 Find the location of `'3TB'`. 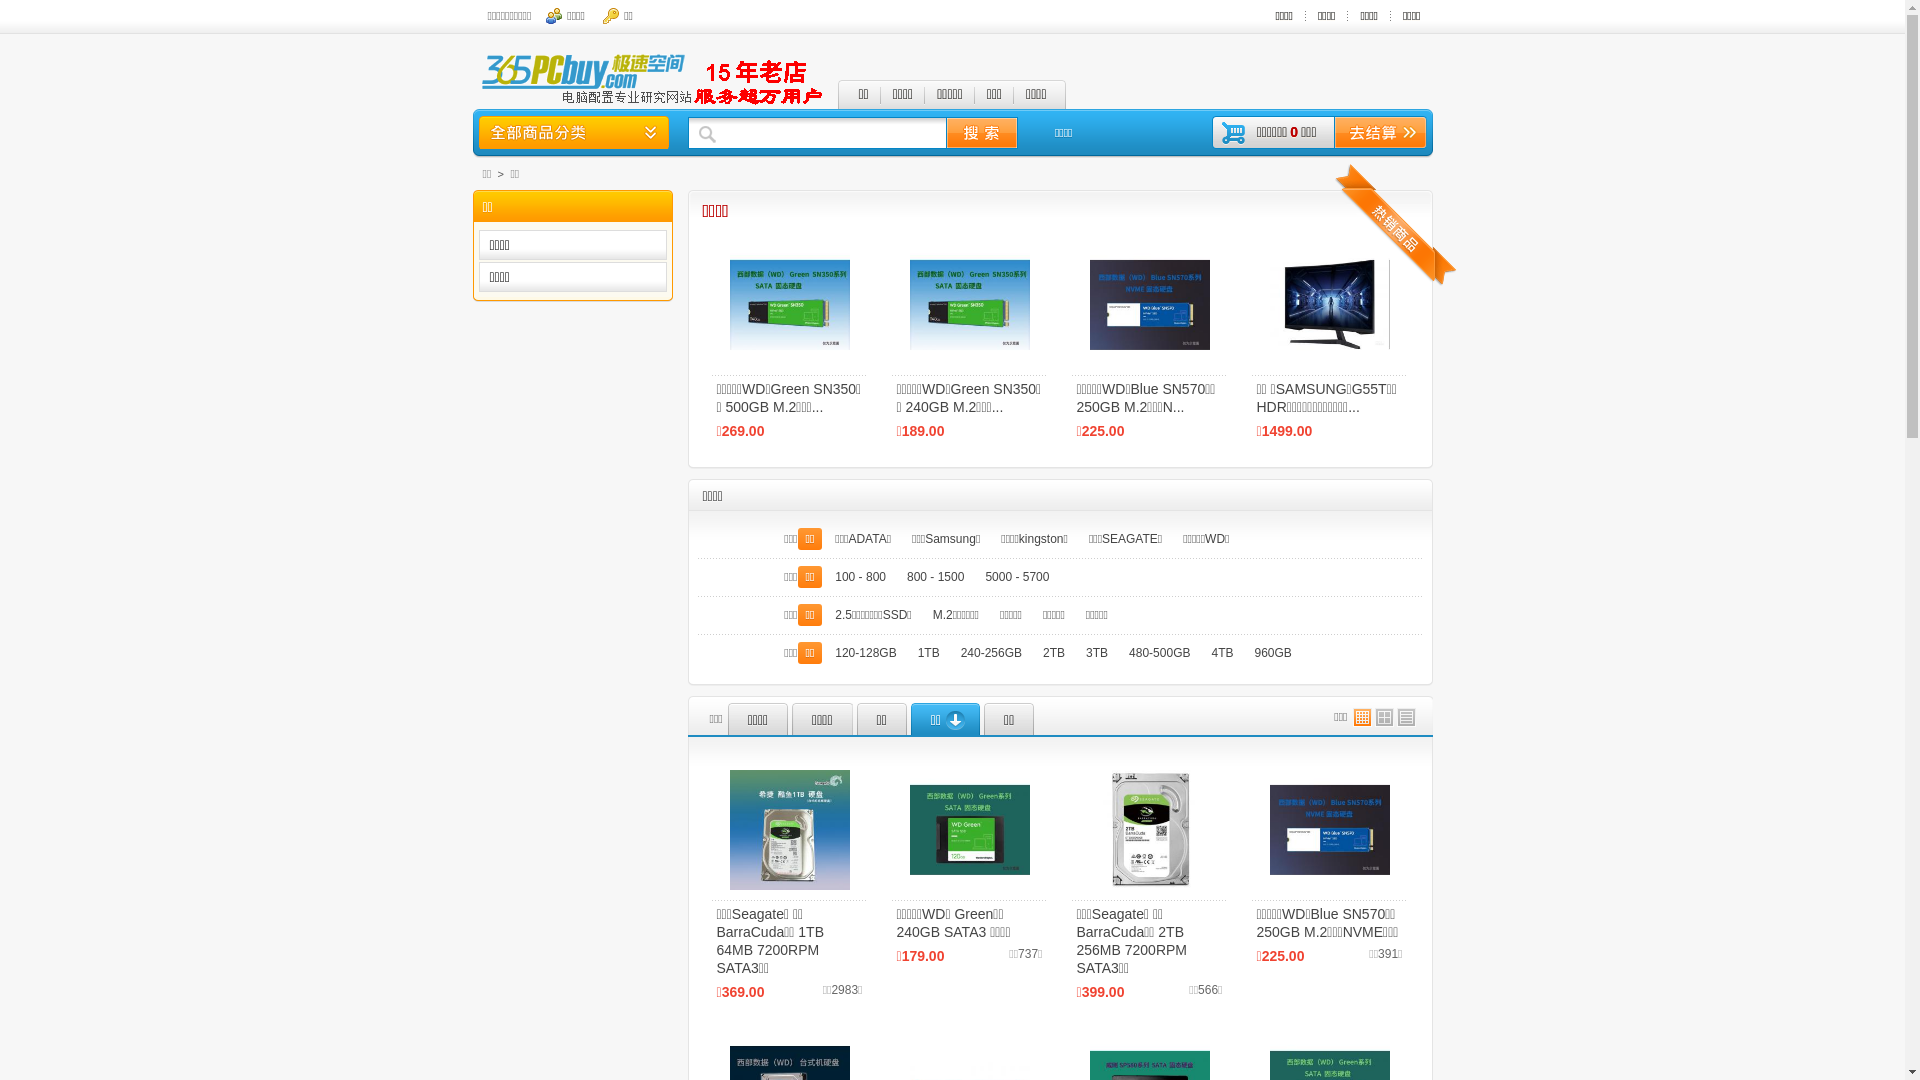

'3TB' is located at coordinates (1077, 652).